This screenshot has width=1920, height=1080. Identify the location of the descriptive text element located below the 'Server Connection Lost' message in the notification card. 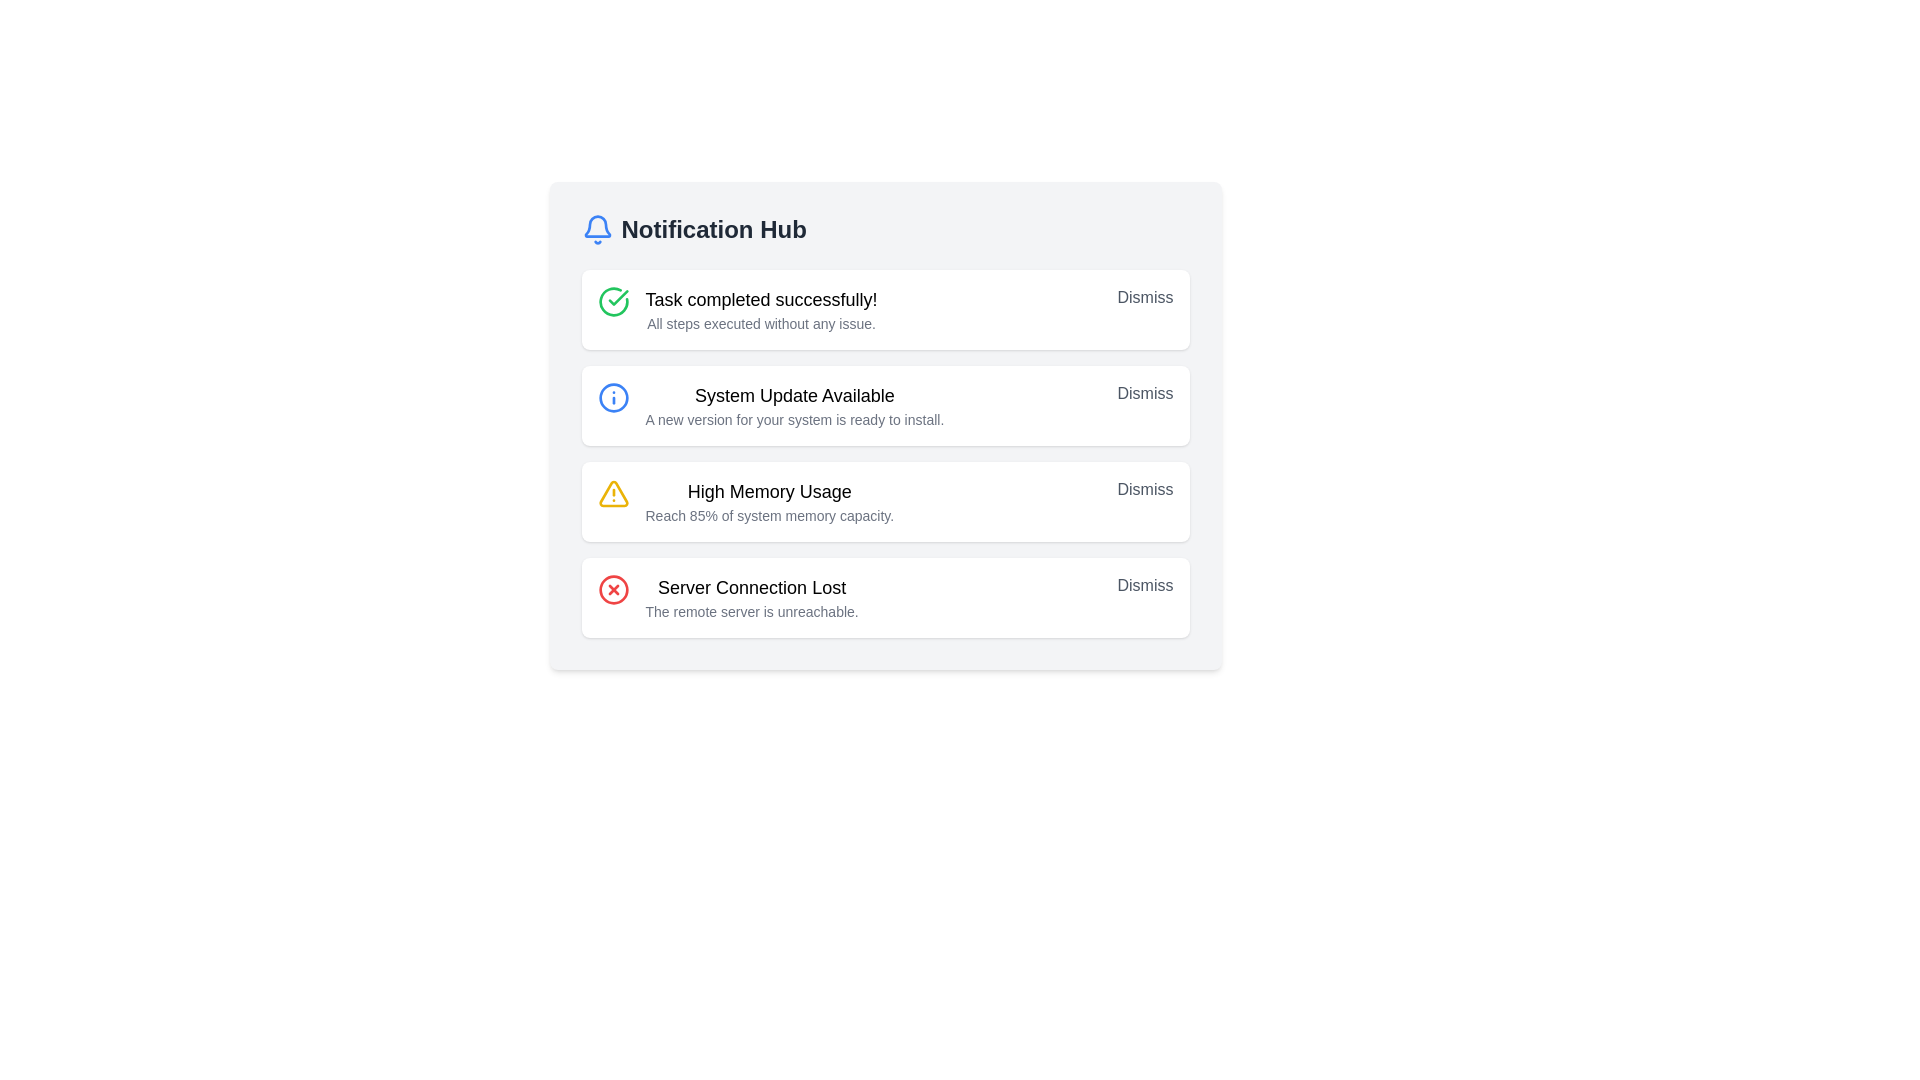
(751, 611).